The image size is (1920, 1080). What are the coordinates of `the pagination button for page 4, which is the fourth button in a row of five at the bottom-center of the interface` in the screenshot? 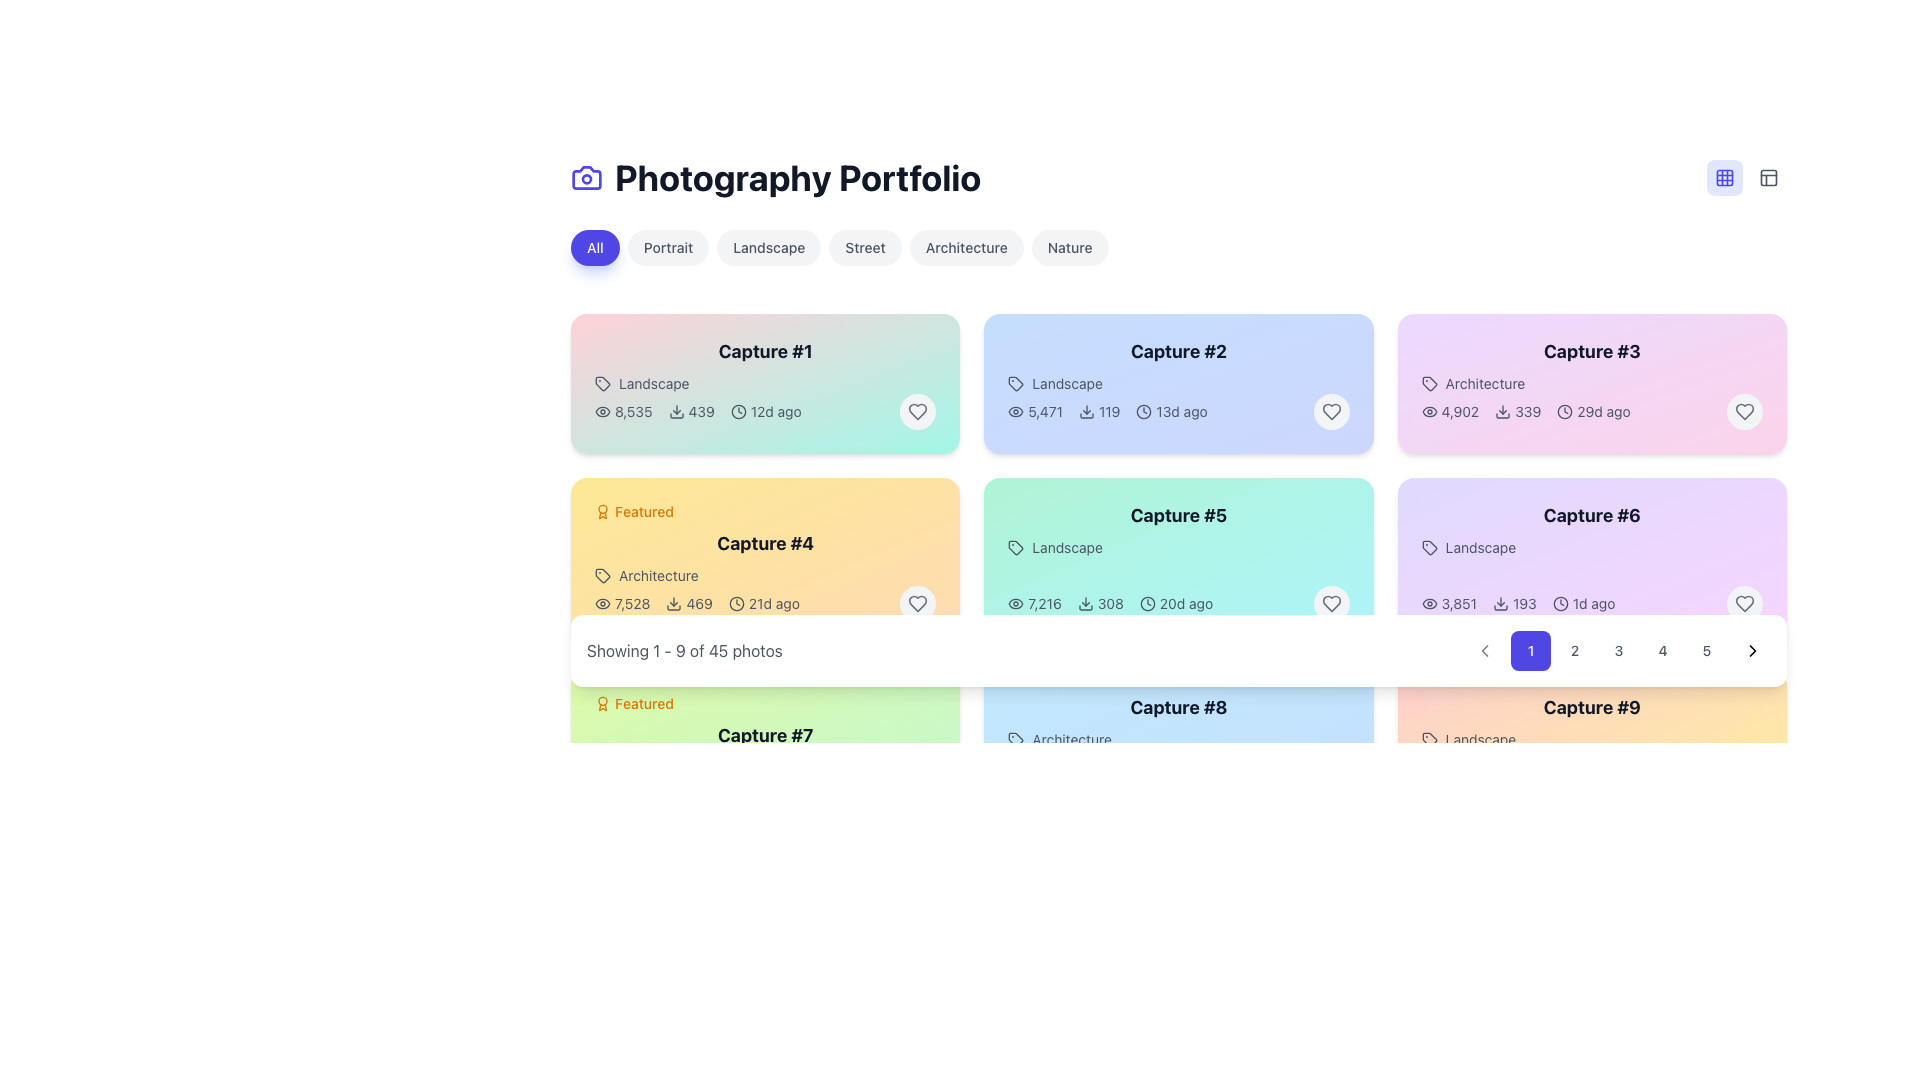 It's located at (1662, 651).